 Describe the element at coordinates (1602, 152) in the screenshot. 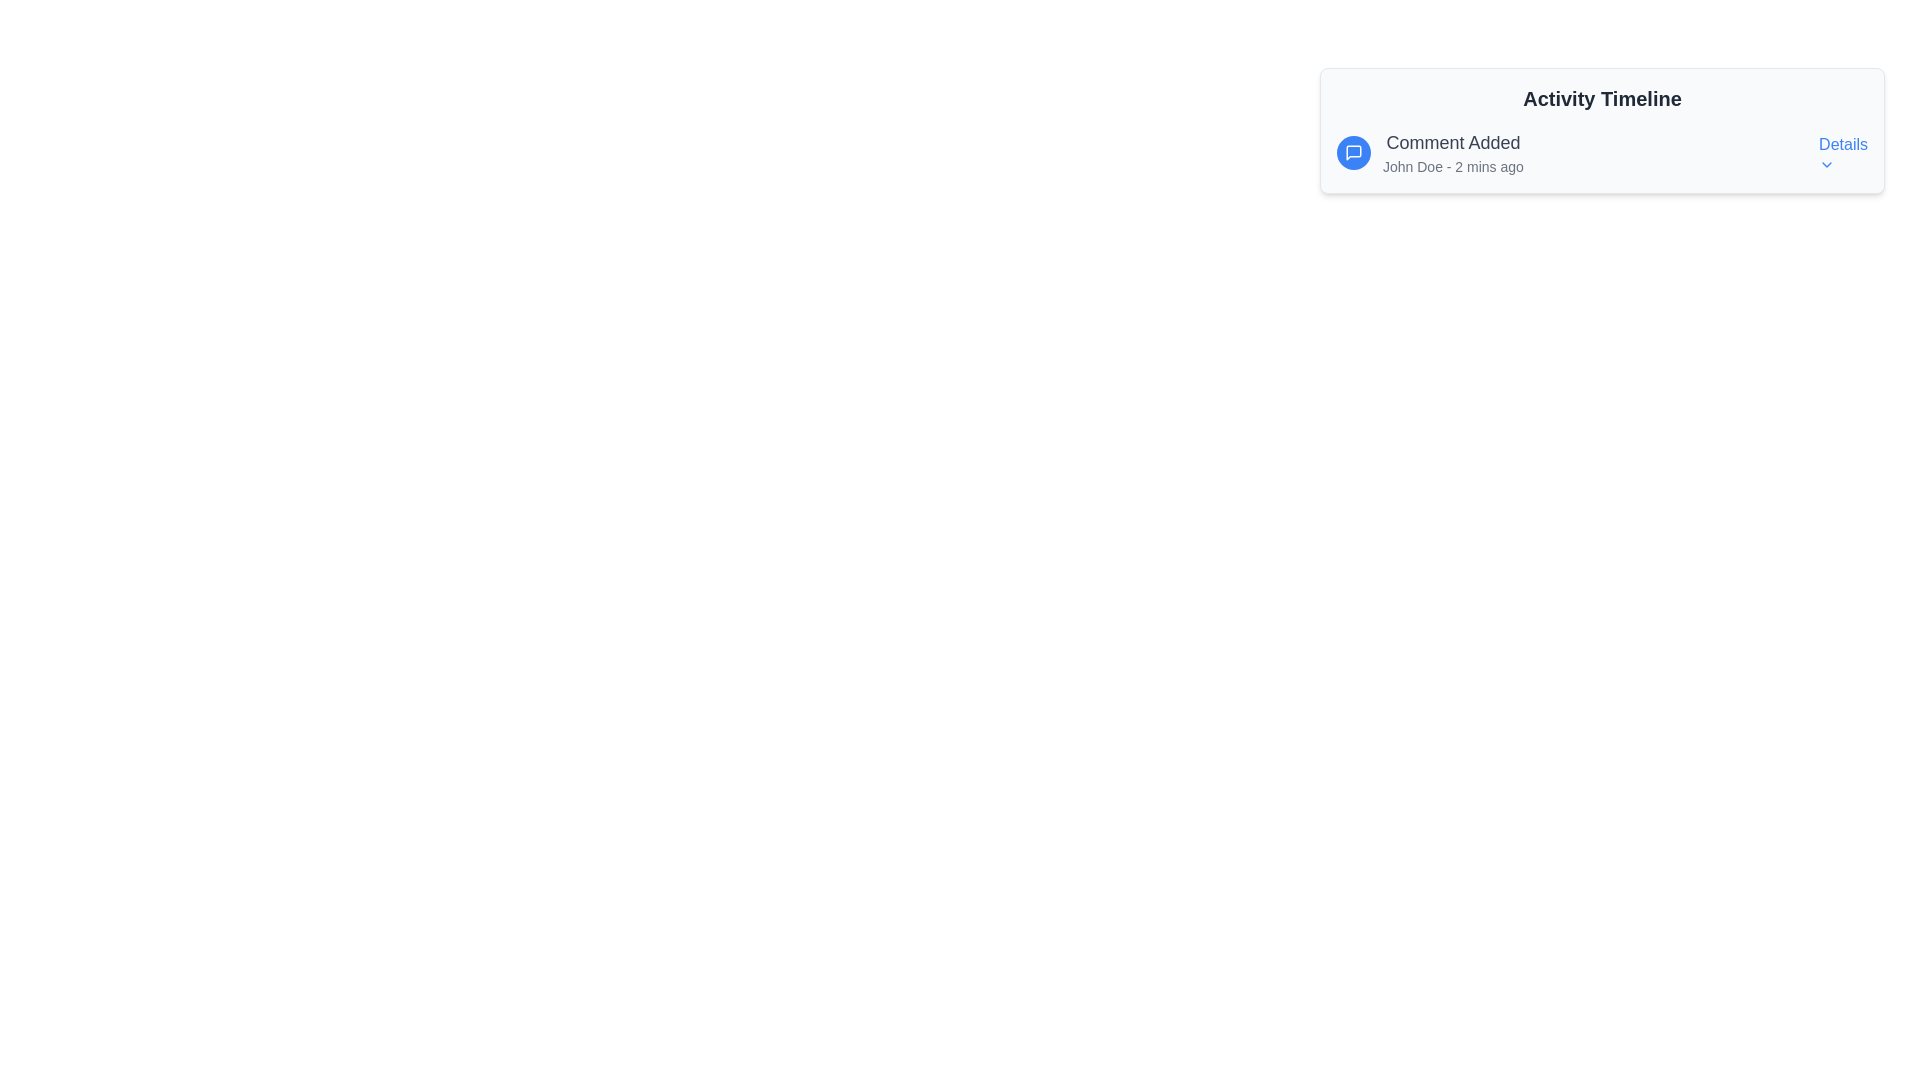

I see `the 'Details' link in the Activity log entry that shows 'Comment Added' by 'John Doe' with a timestamp '2 mins ago'` at that location.